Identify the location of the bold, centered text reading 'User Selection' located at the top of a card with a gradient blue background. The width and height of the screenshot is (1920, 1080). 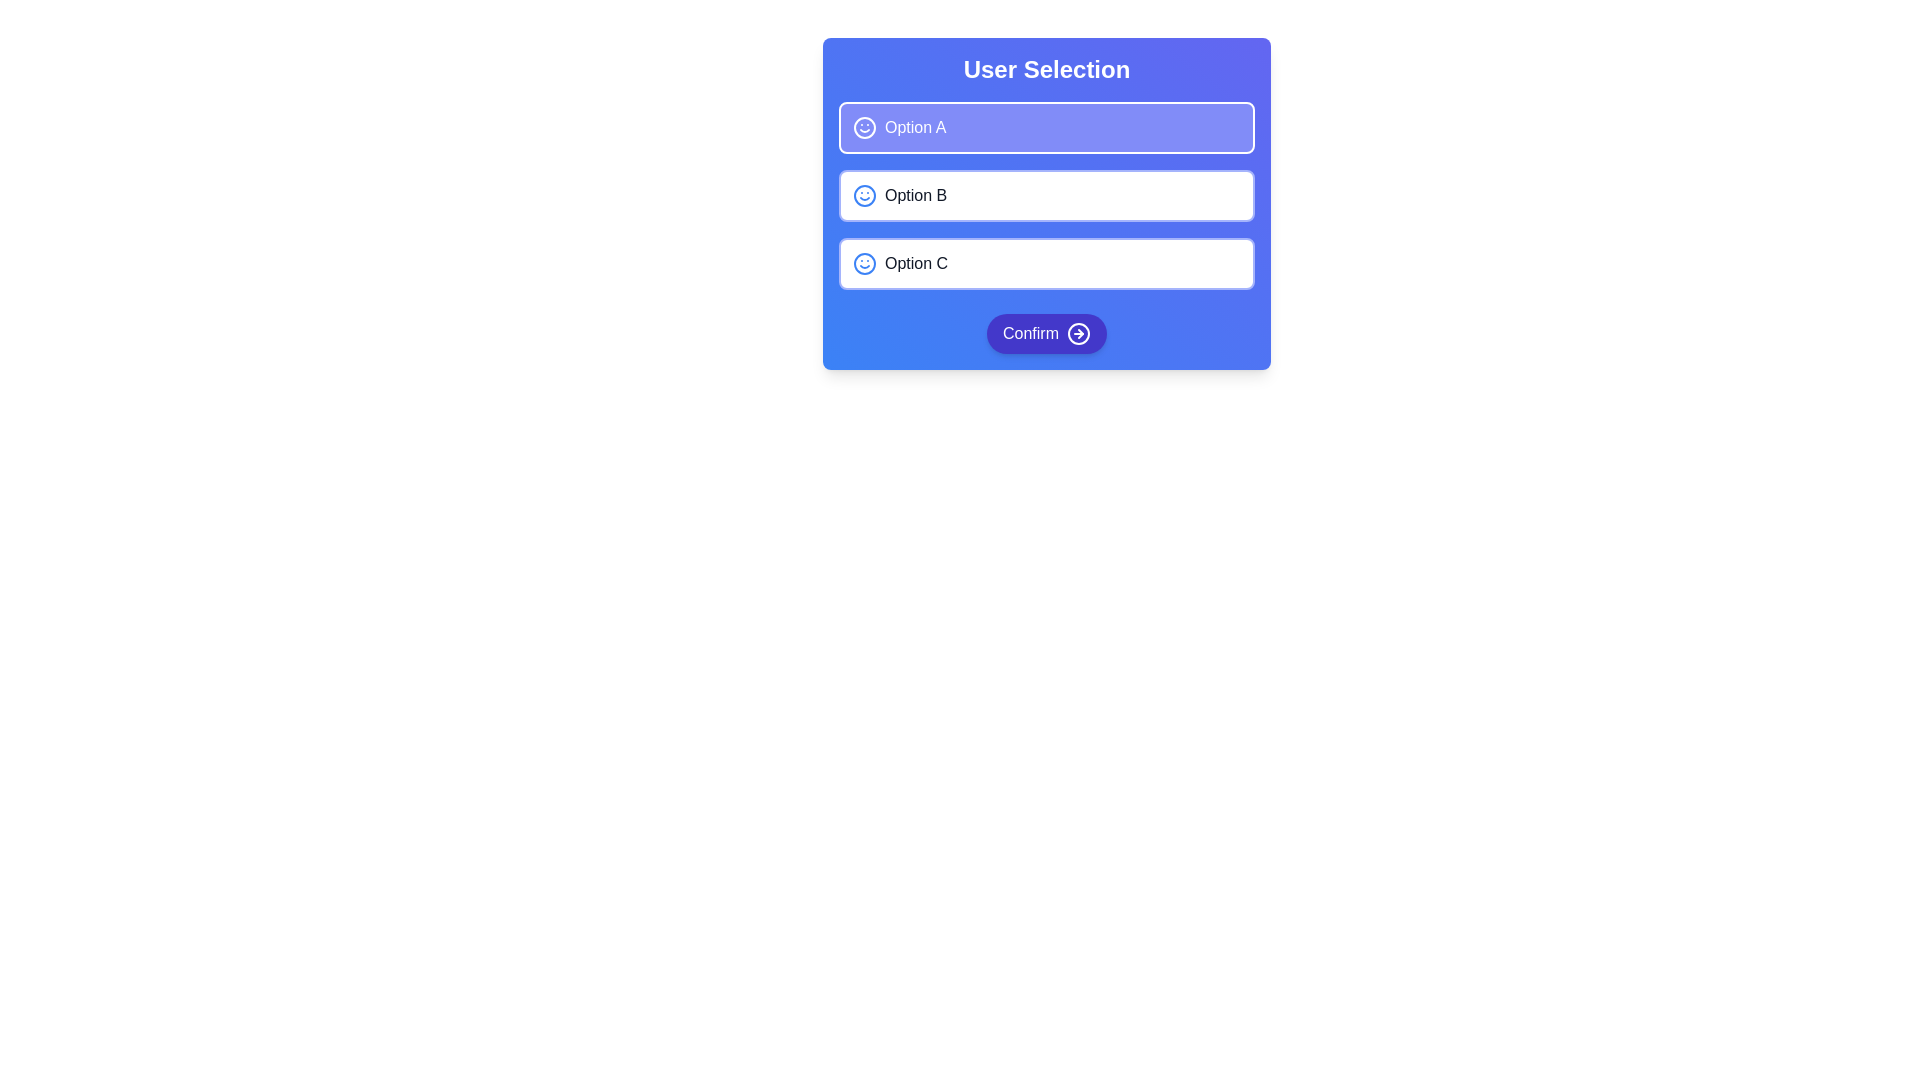
(1045, 68).